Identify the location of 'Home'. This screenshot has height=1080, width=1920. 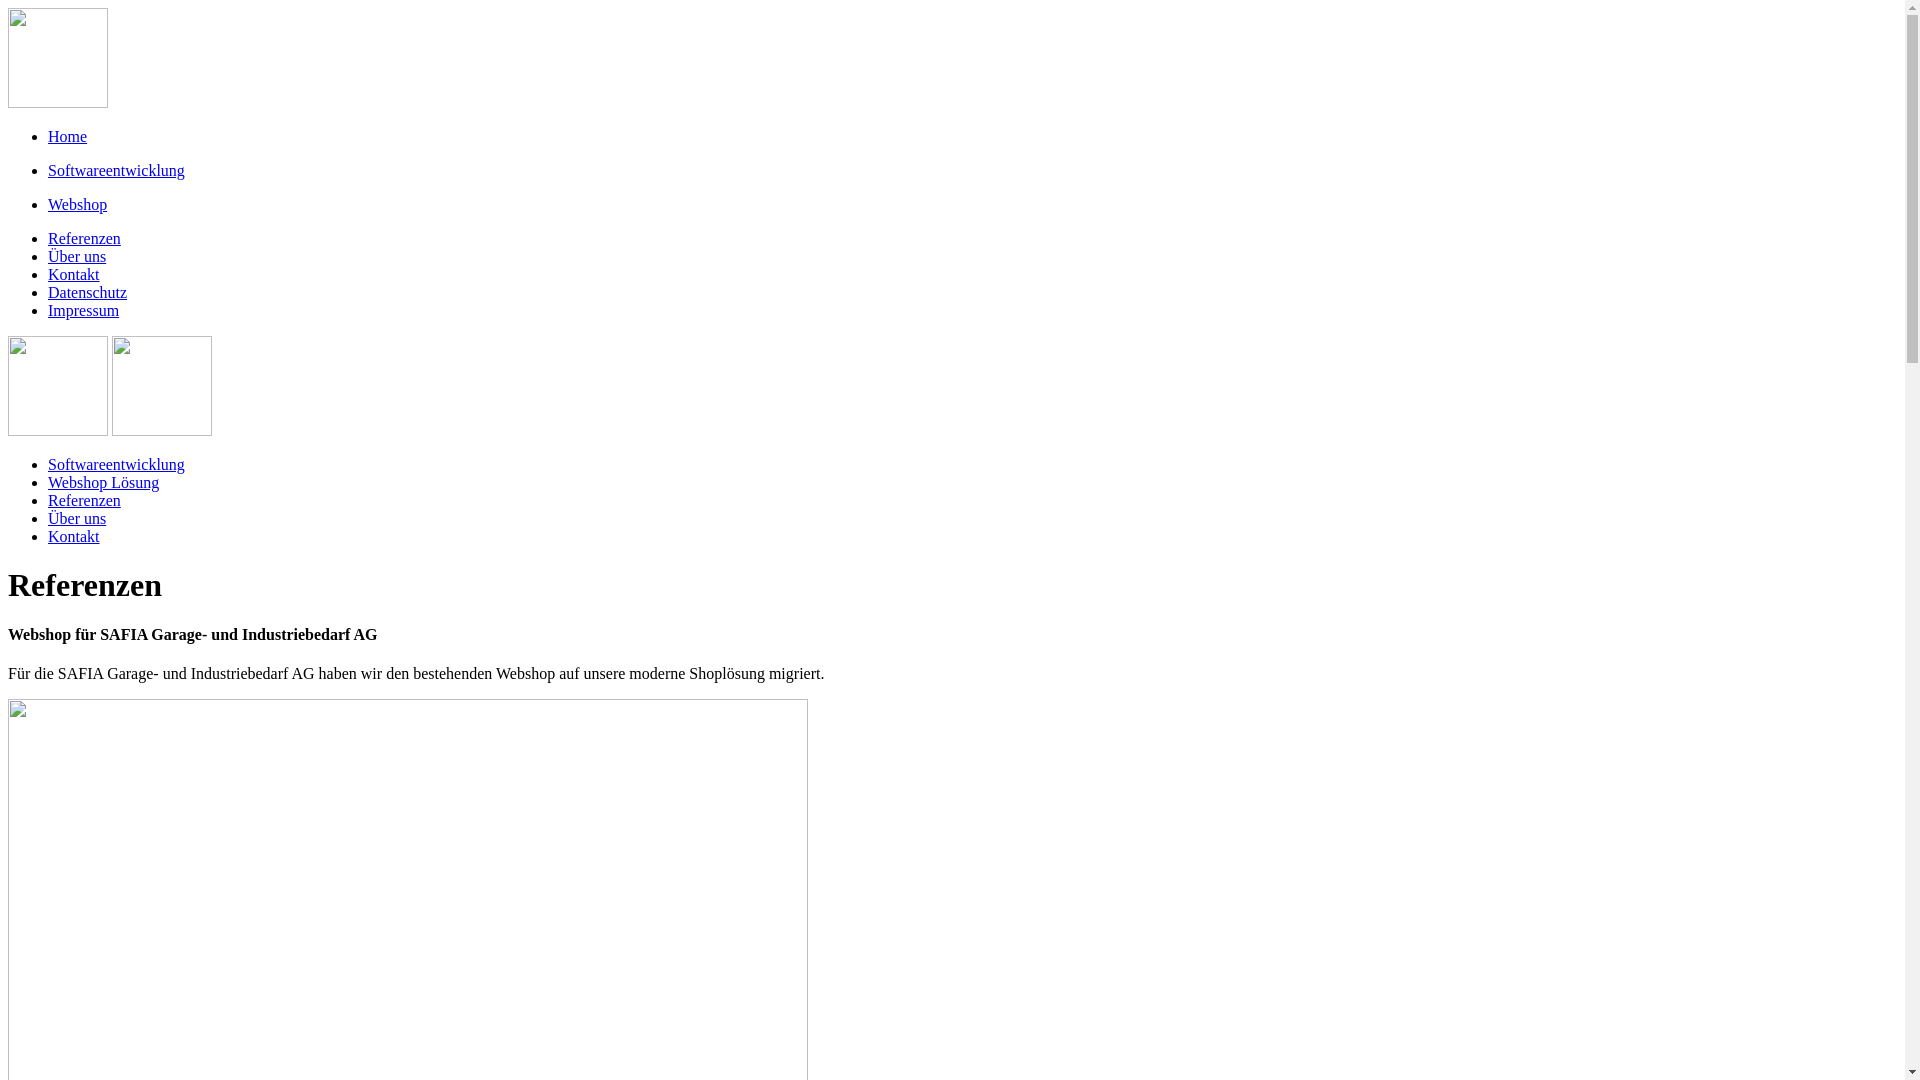
(67, 135).